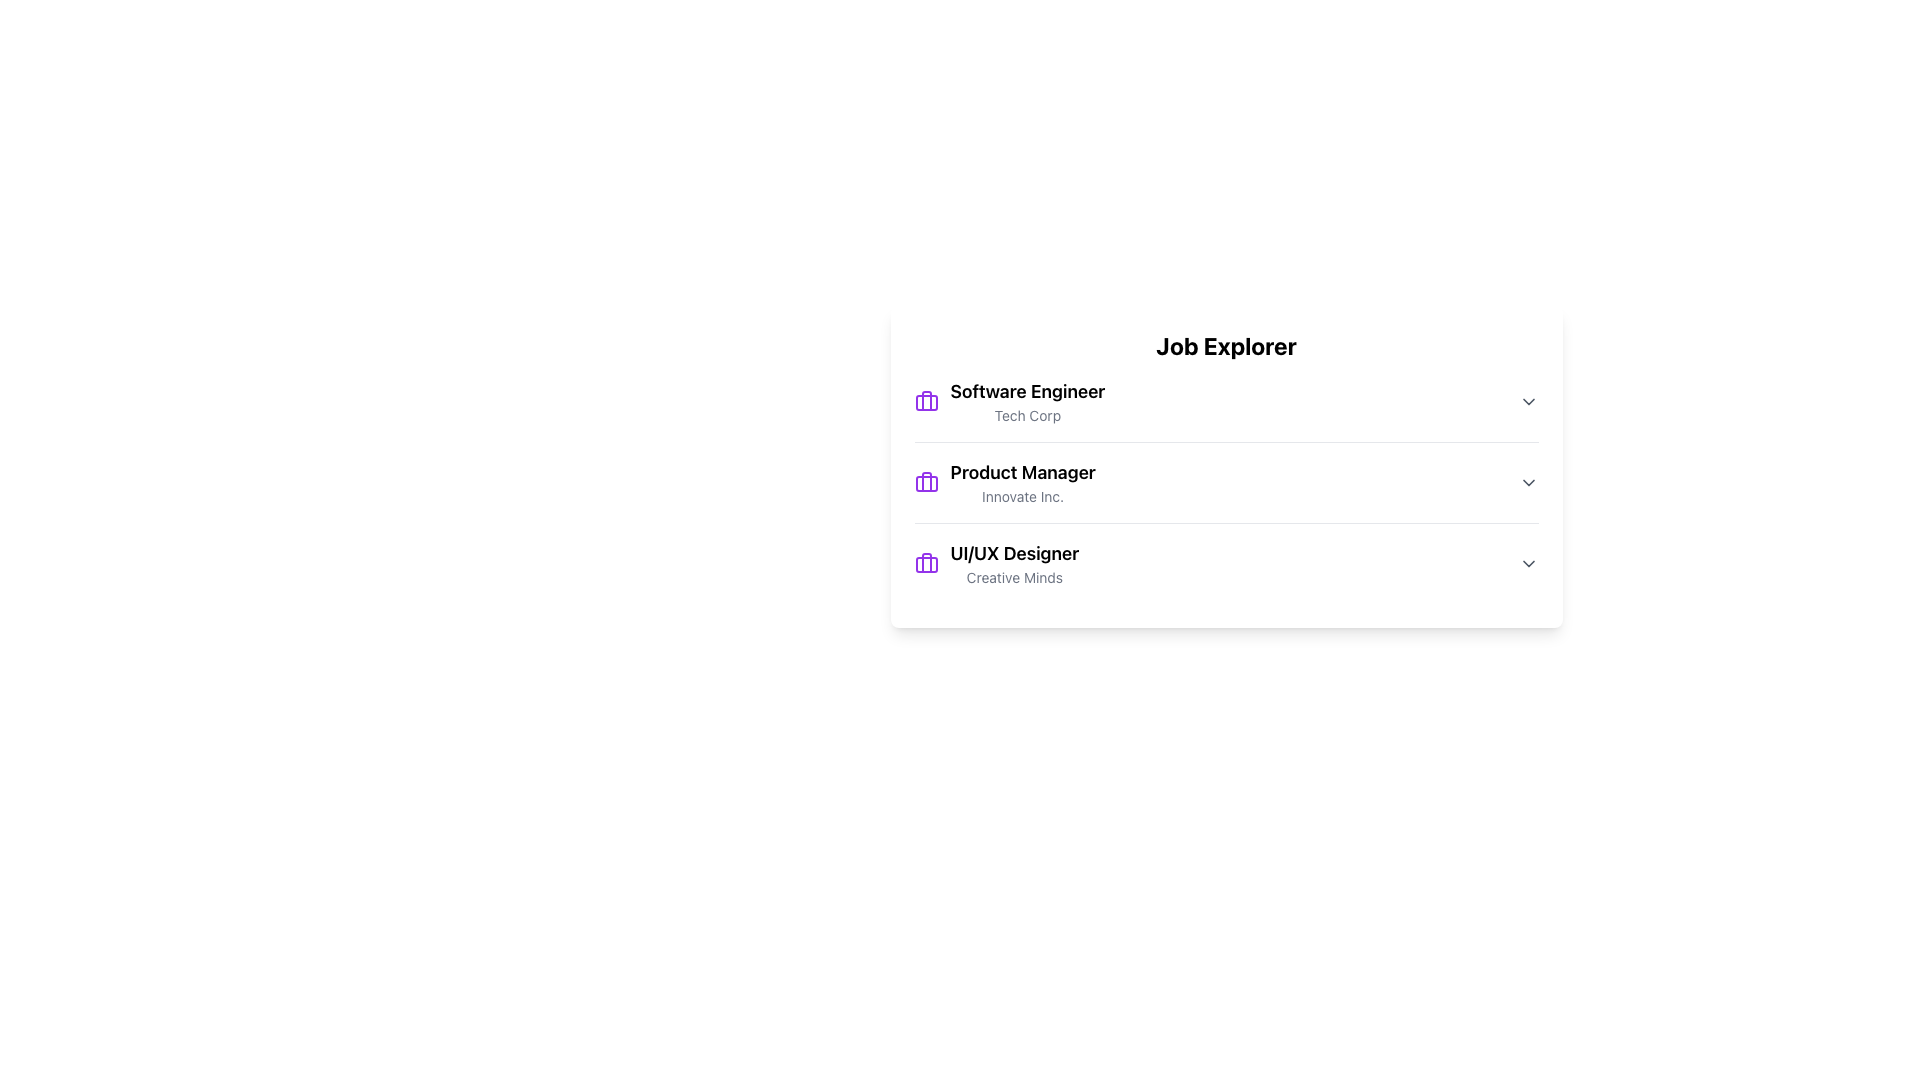  What do you see at coordinates (1225, 409) in the screenshot?
I see `the first Interactive List Item in the Job Explorer section, which features the job title 'Software Engineer' and a dropdown arrow` at bounding box center [1225, 409].